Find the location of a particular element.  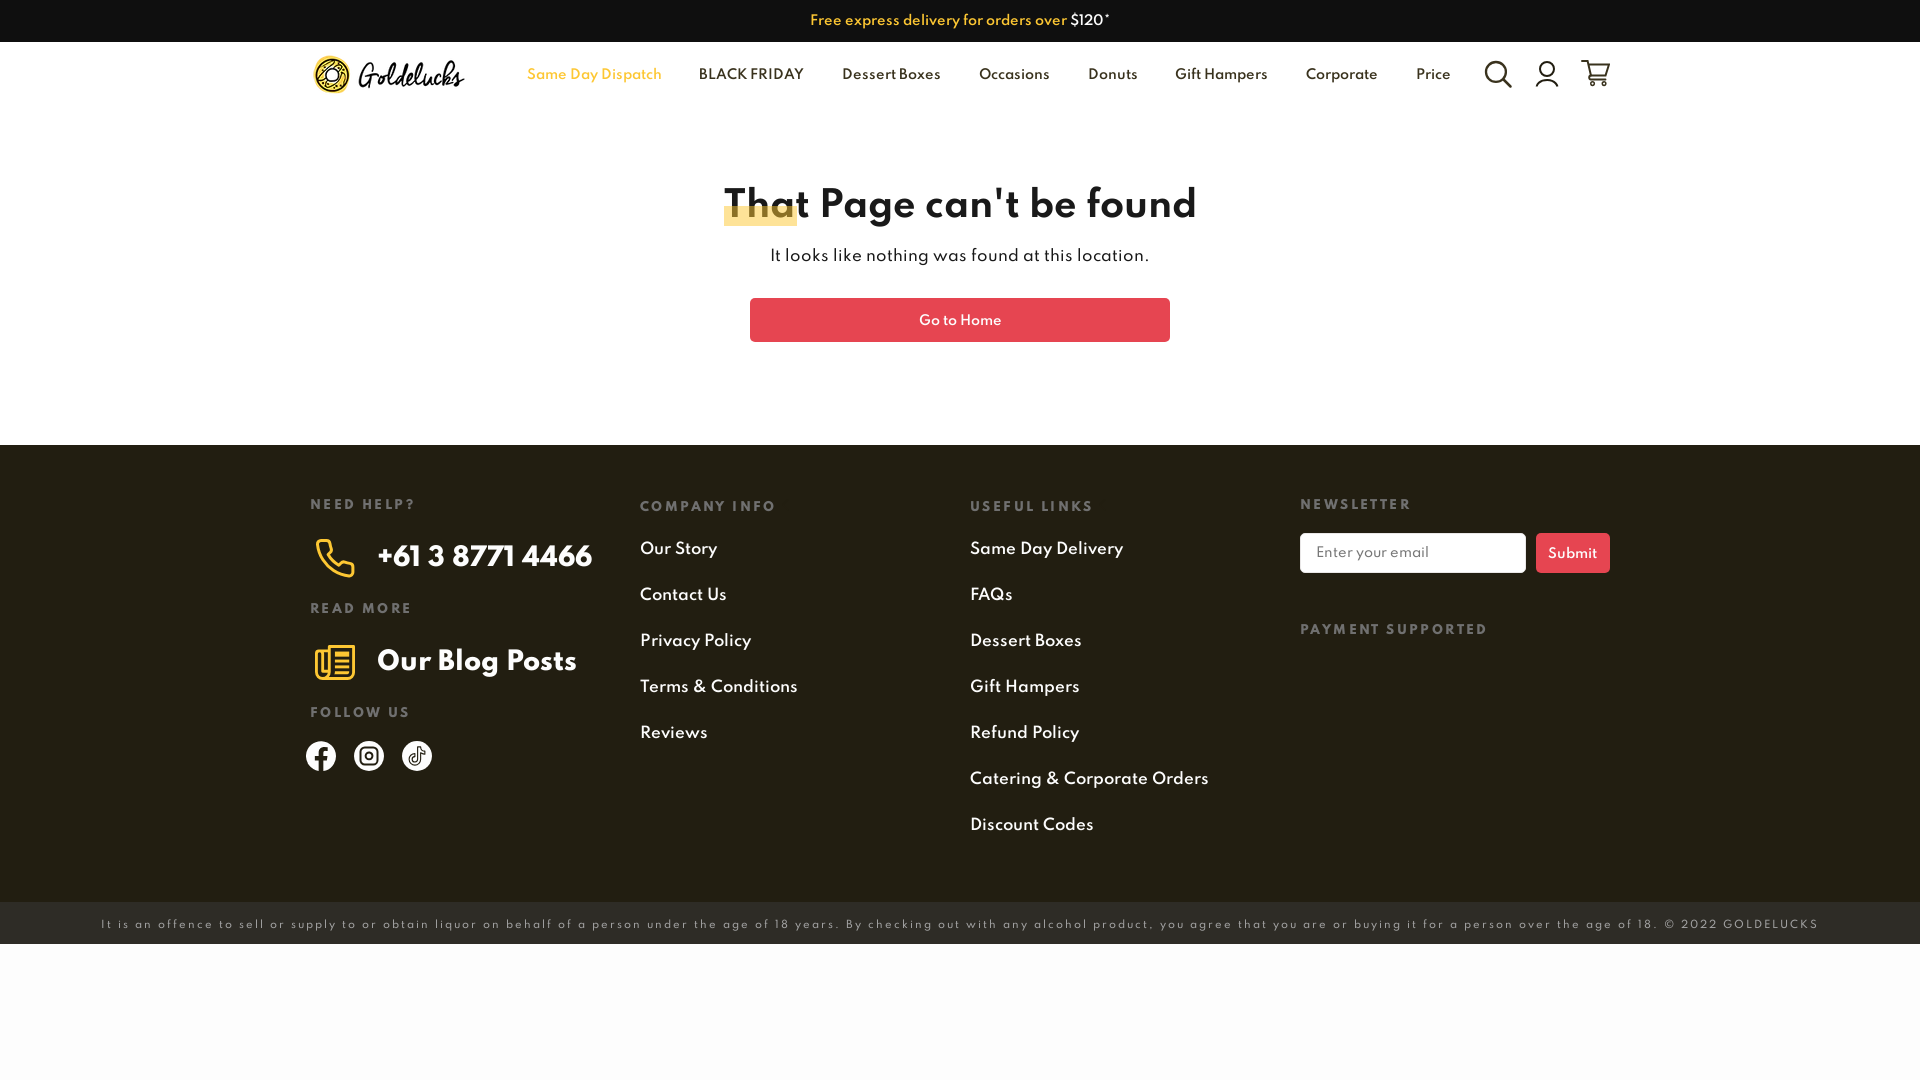

'Contact Us' is located at coordinates (683, 593).